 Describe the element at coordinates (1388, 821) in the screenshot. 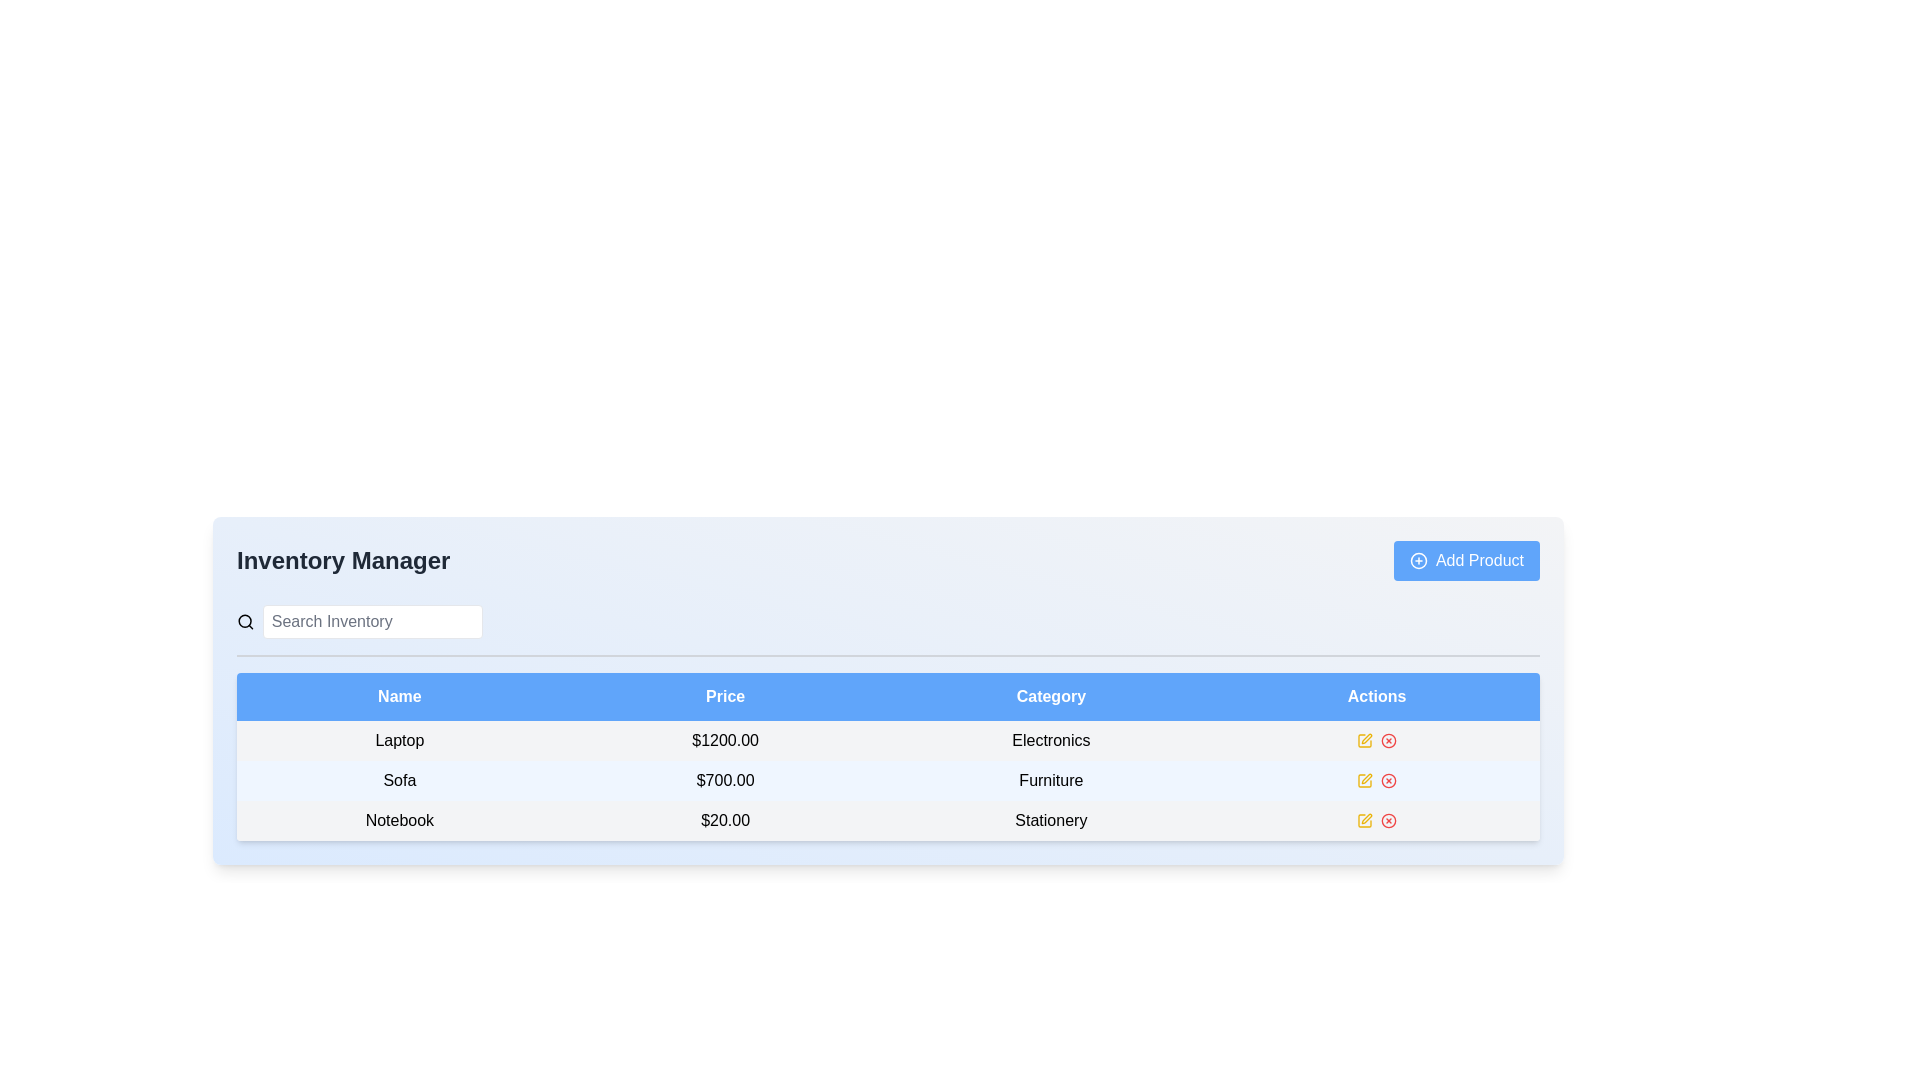

I see `the circular red button with a centered cross located on the far right of the 'Actions' column in the last row to initiate a delete action for the associated row` at that location.